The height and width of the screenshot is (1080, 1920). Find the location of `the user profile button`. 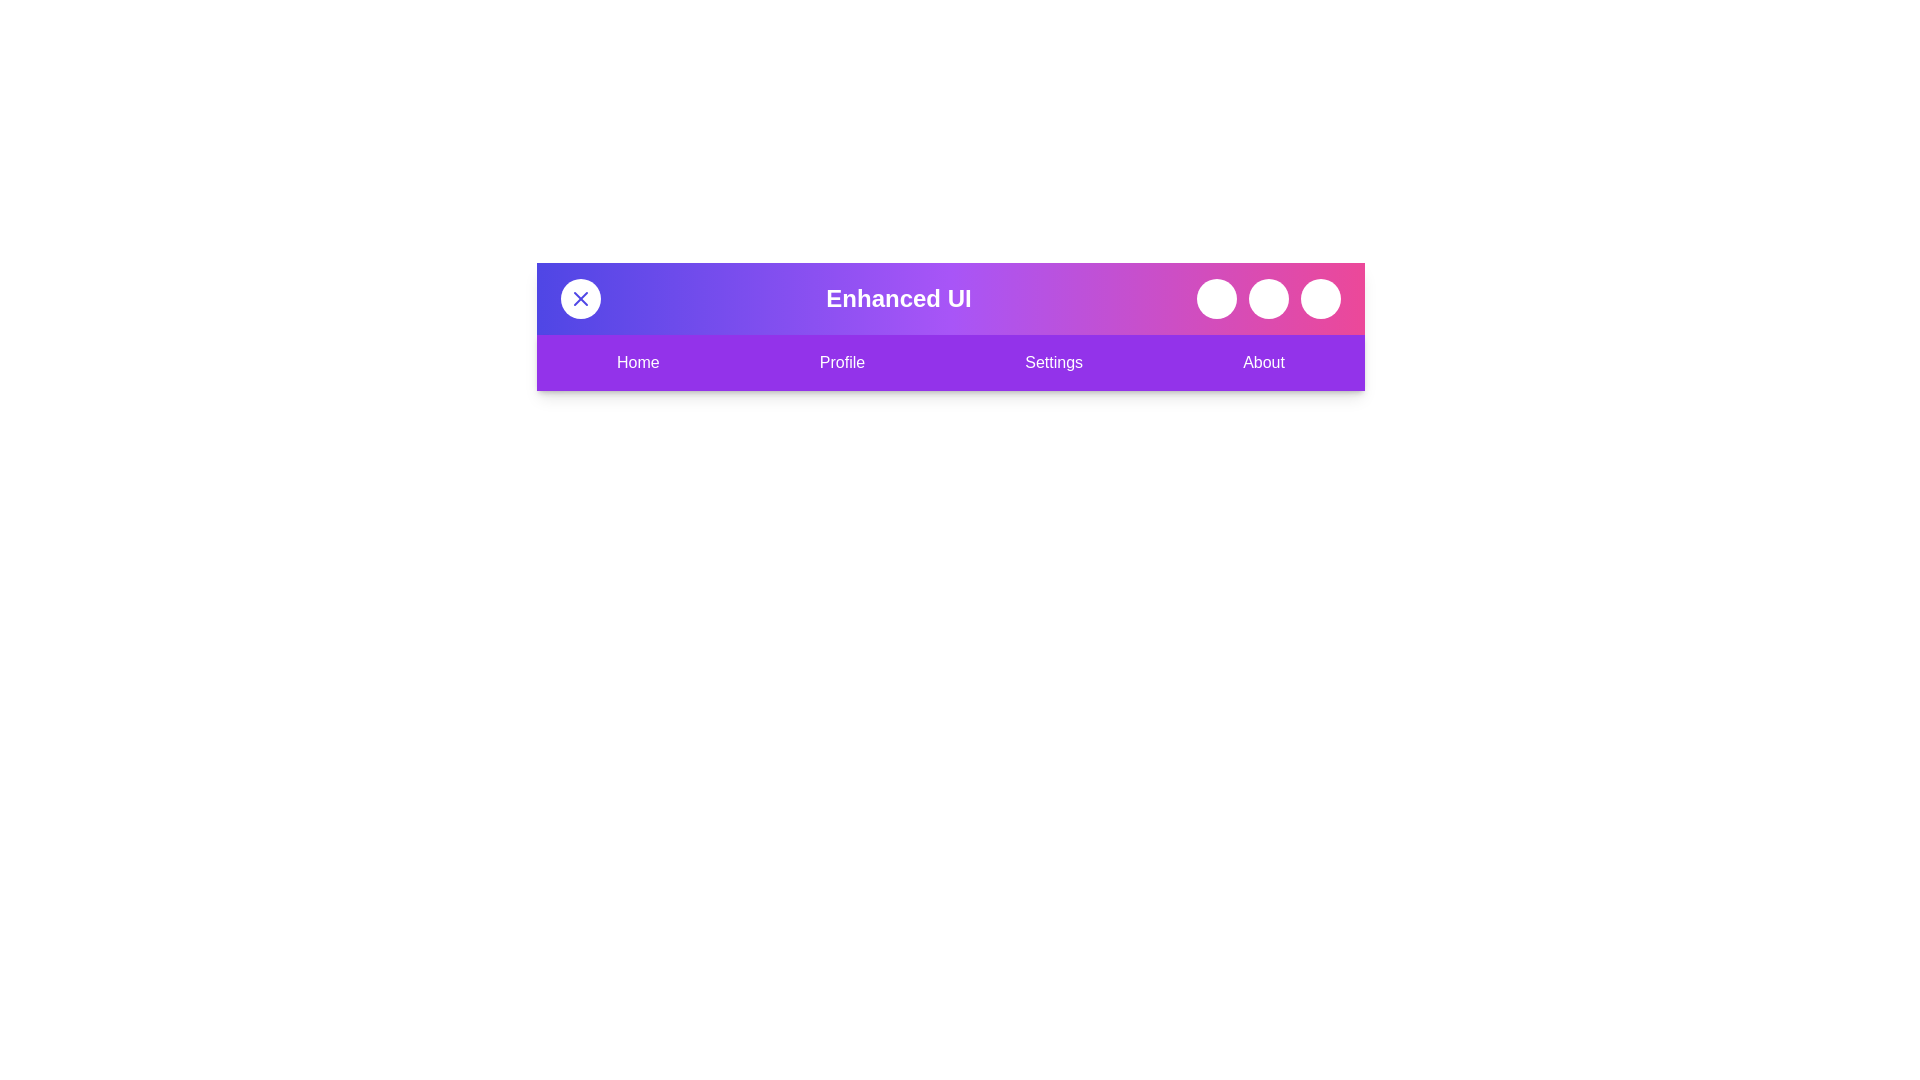

the user profile button is located at coordinates (1320, 299).